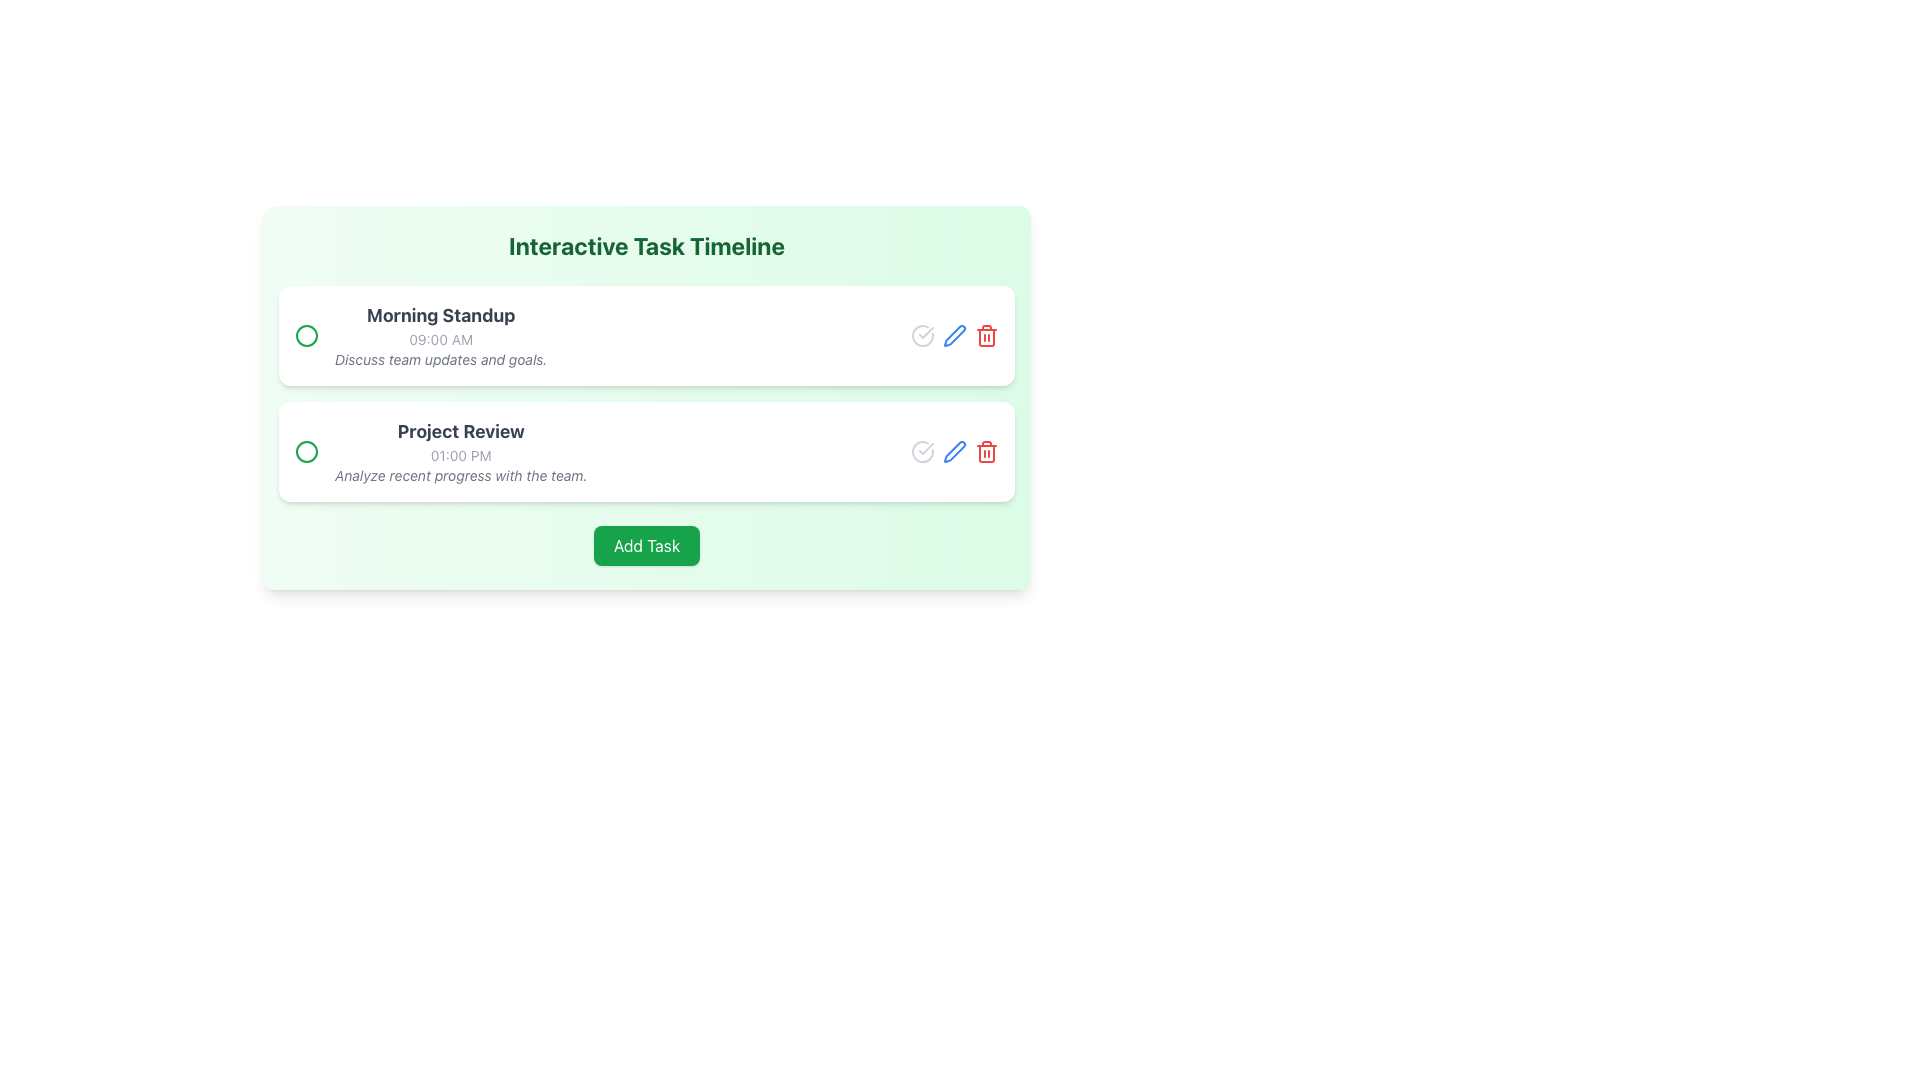  I want to click on the task entry text located in the second row of the vertically stacked list, directly below the 'Morning Standup' row, so click(460, 451).